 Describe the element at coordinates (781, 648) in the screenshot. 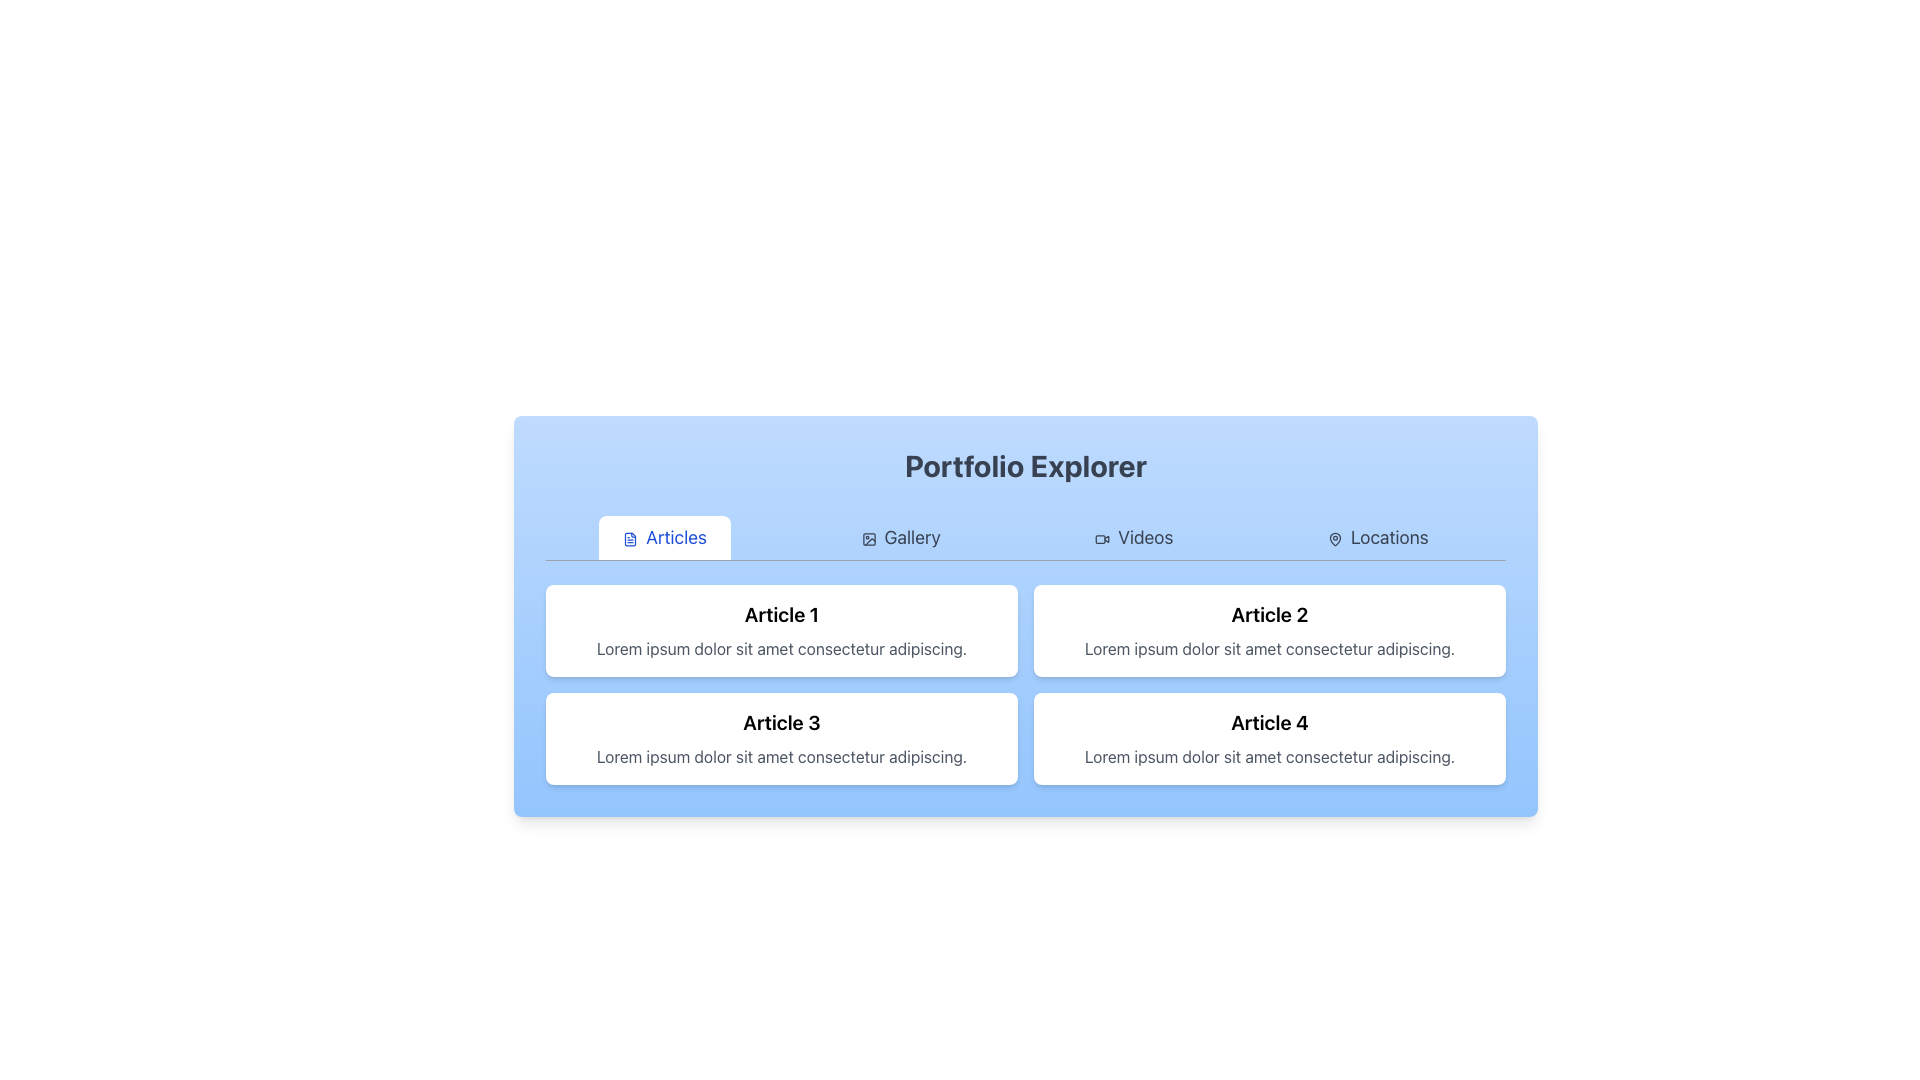

I see `the static text element providing additional information related to 'Article 1', located directly below the headline in the first card of the grid layout in the 'Articles' section of the 'Portfolio Explorer' interface` at that location.